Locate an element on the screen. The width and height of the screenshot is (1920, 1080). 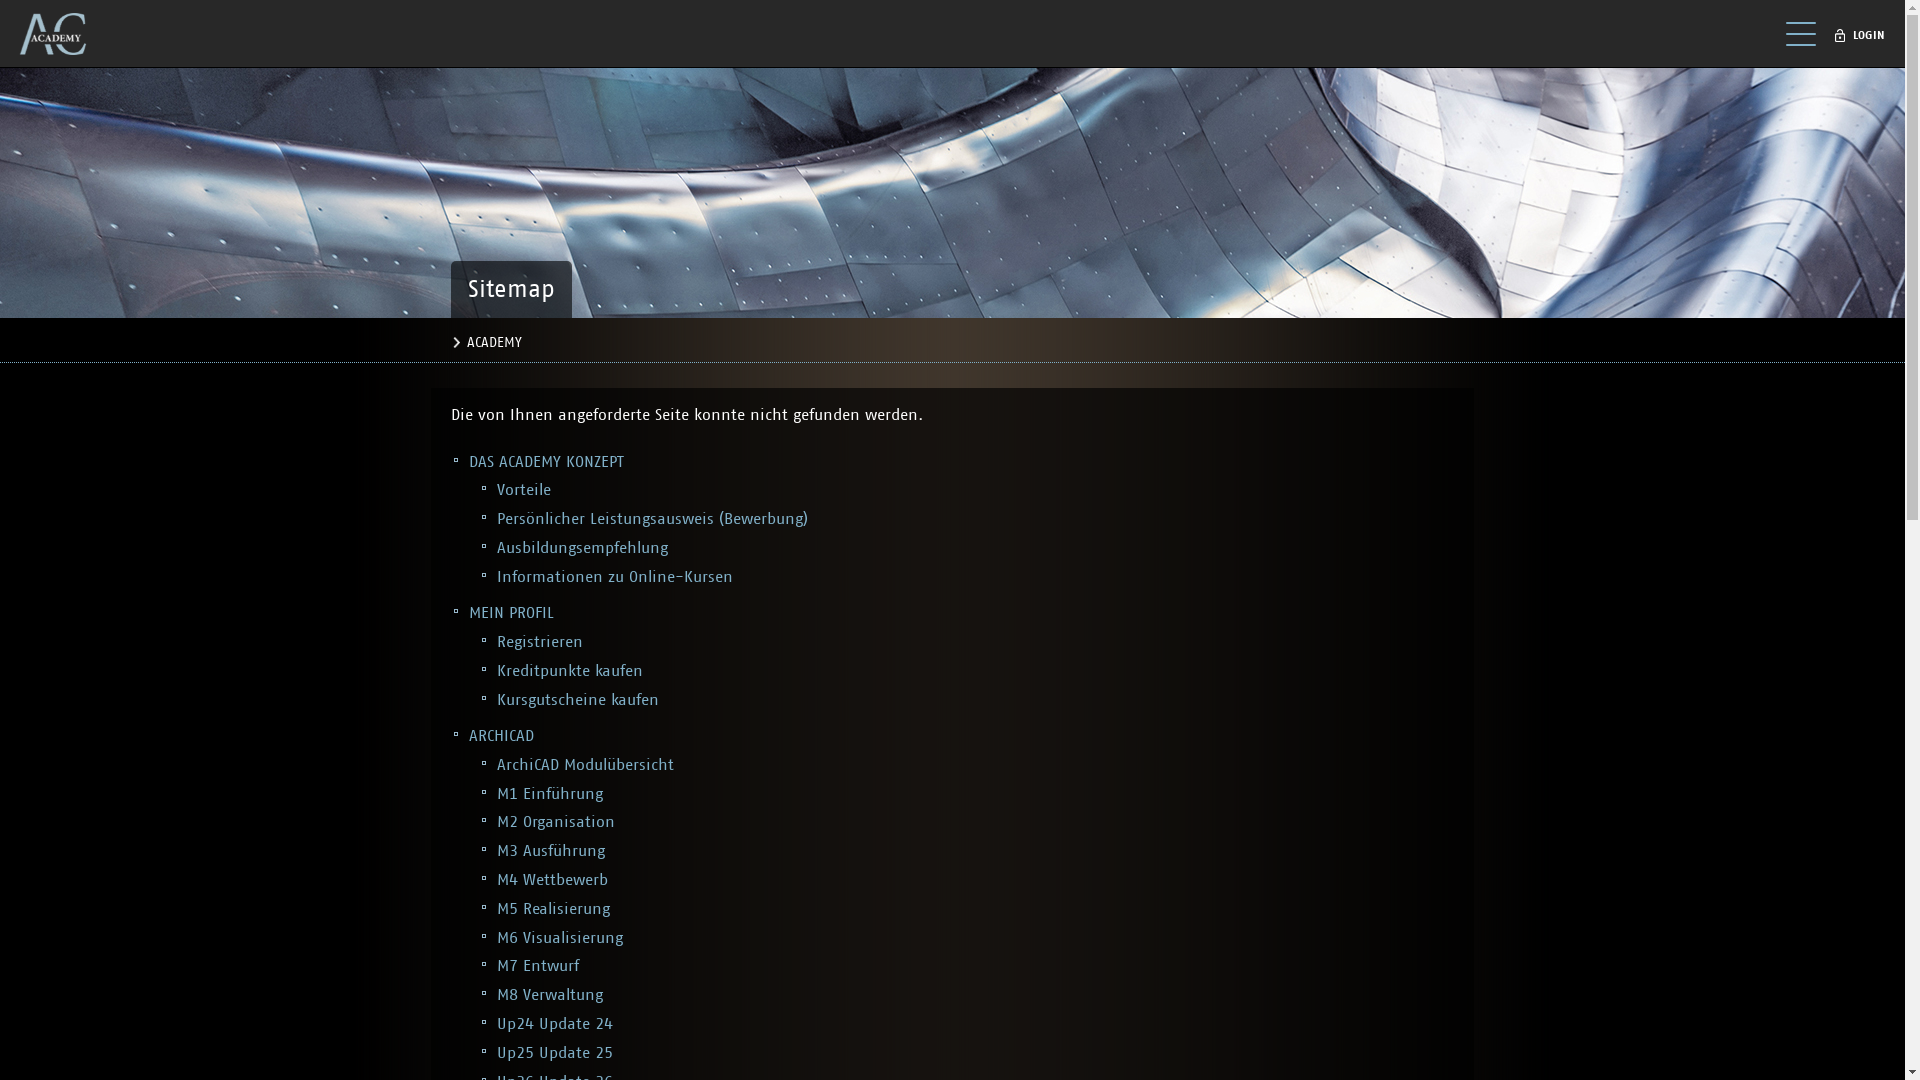
'ACADEMY' is located at coordinates (493, 342).